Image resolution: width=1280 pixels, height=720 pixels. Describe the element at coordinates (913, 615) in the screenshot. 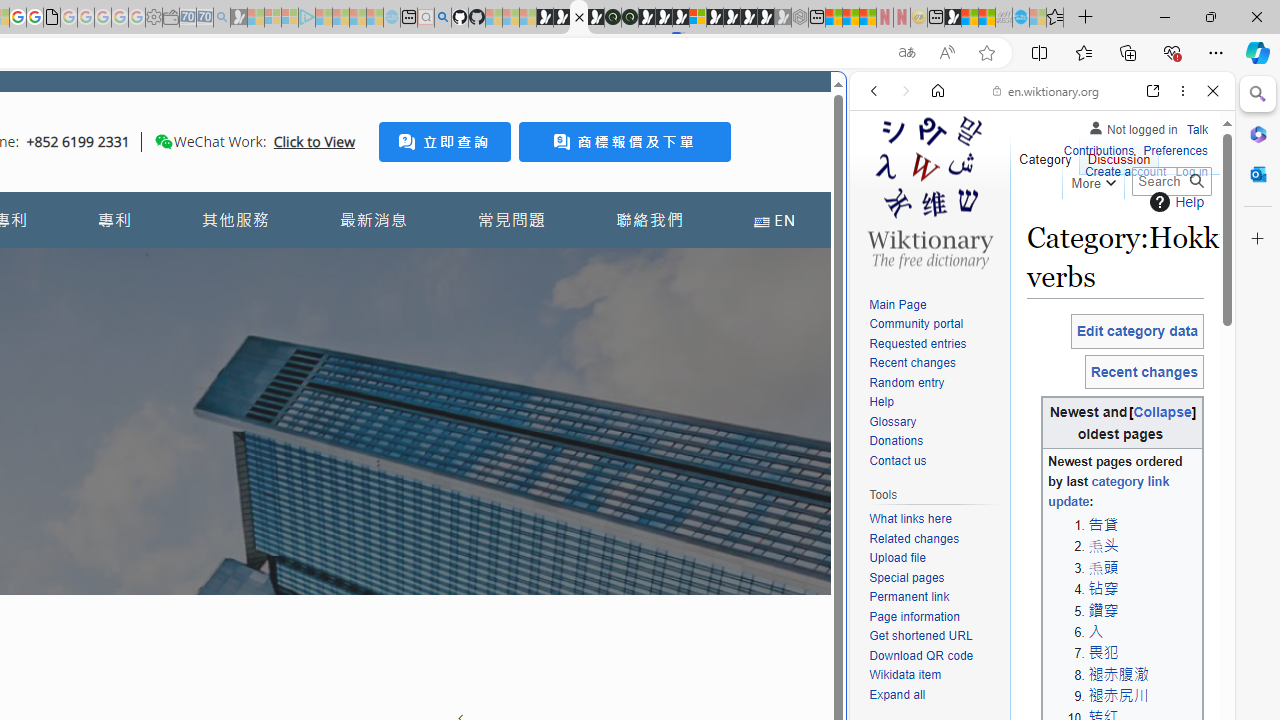

I see `'Page information'` at that location.